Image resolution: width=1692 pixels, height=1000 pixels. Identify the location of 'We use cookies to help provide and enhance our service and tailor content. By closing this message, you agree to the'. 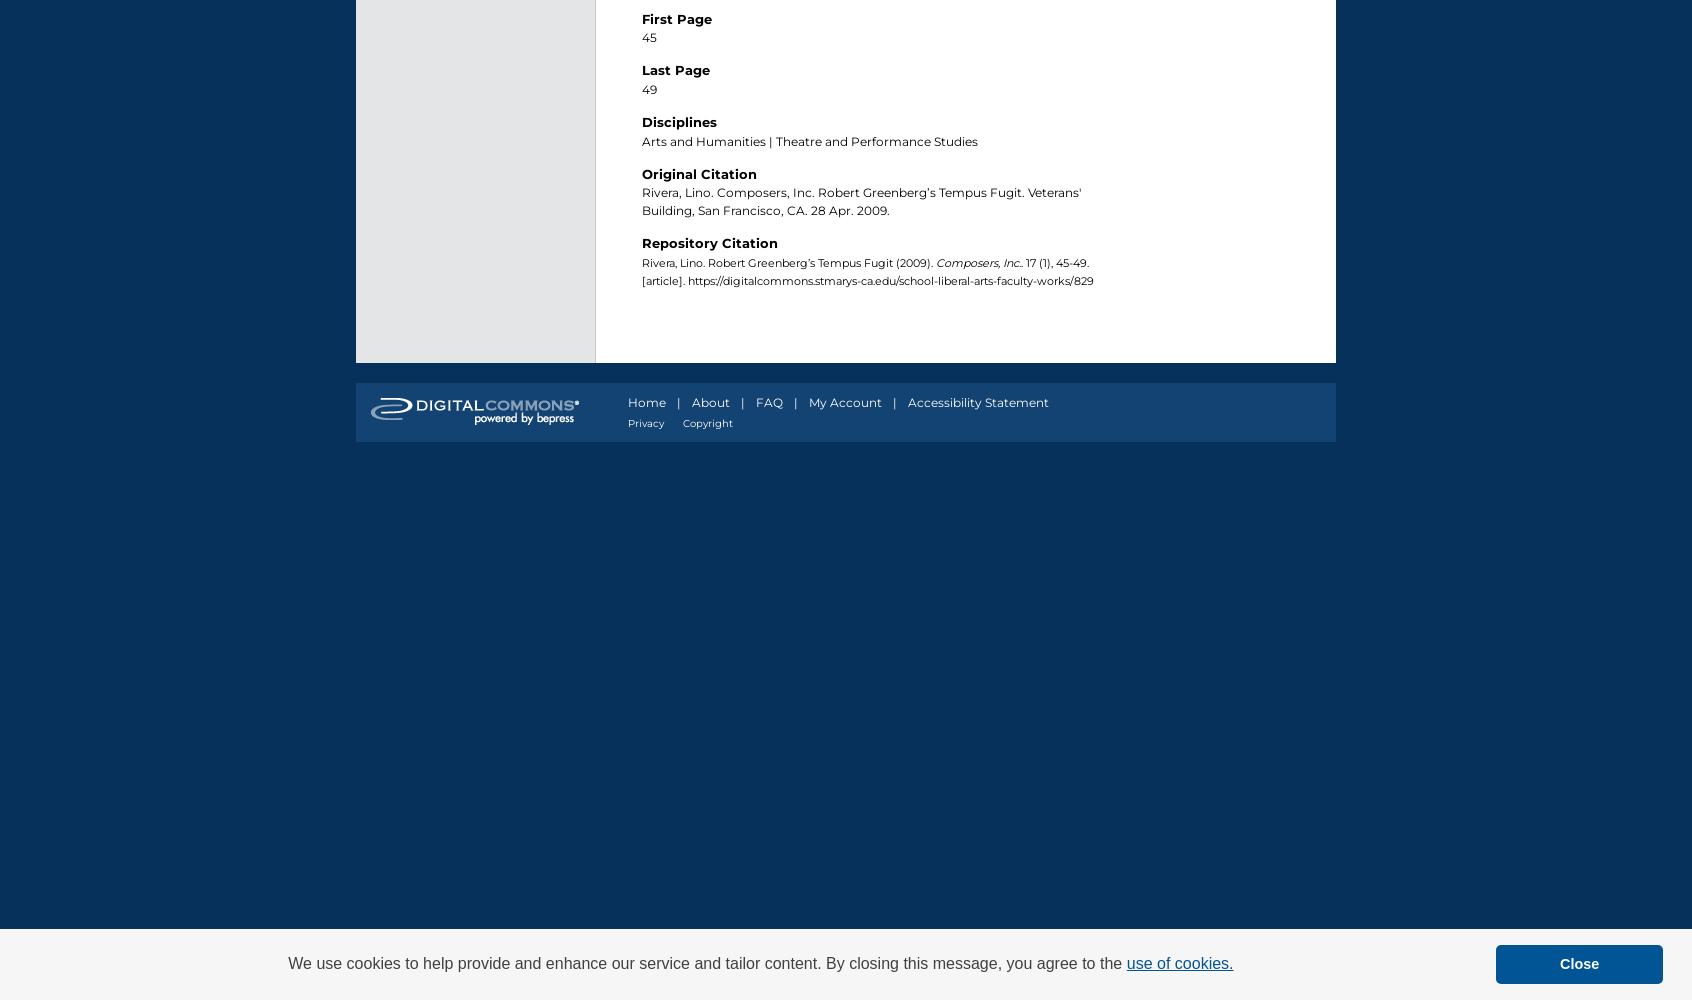
(286, 962).